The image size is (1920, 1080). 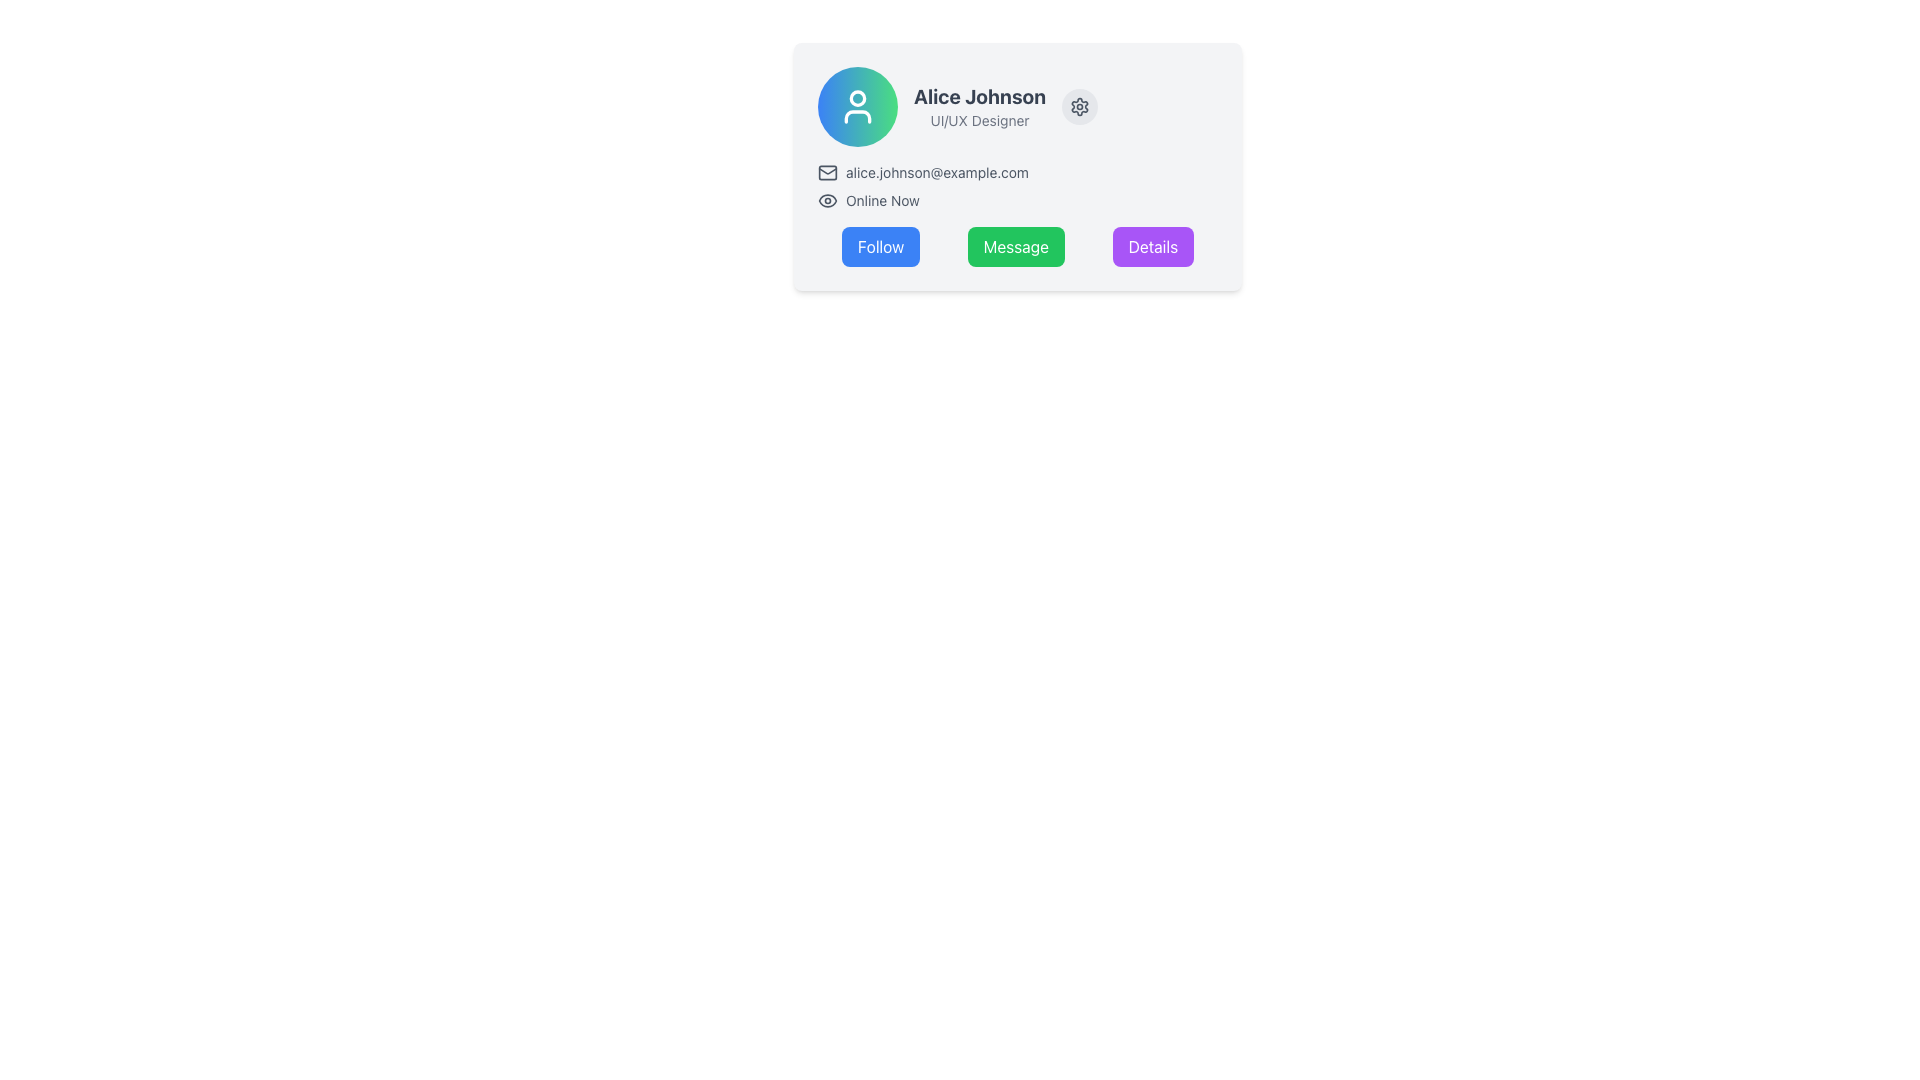 I want to click on the text label displaying the user's email address in the profile card, located to the right of two icons and above the 'Online Now' status text, so click(x=936, y=172).